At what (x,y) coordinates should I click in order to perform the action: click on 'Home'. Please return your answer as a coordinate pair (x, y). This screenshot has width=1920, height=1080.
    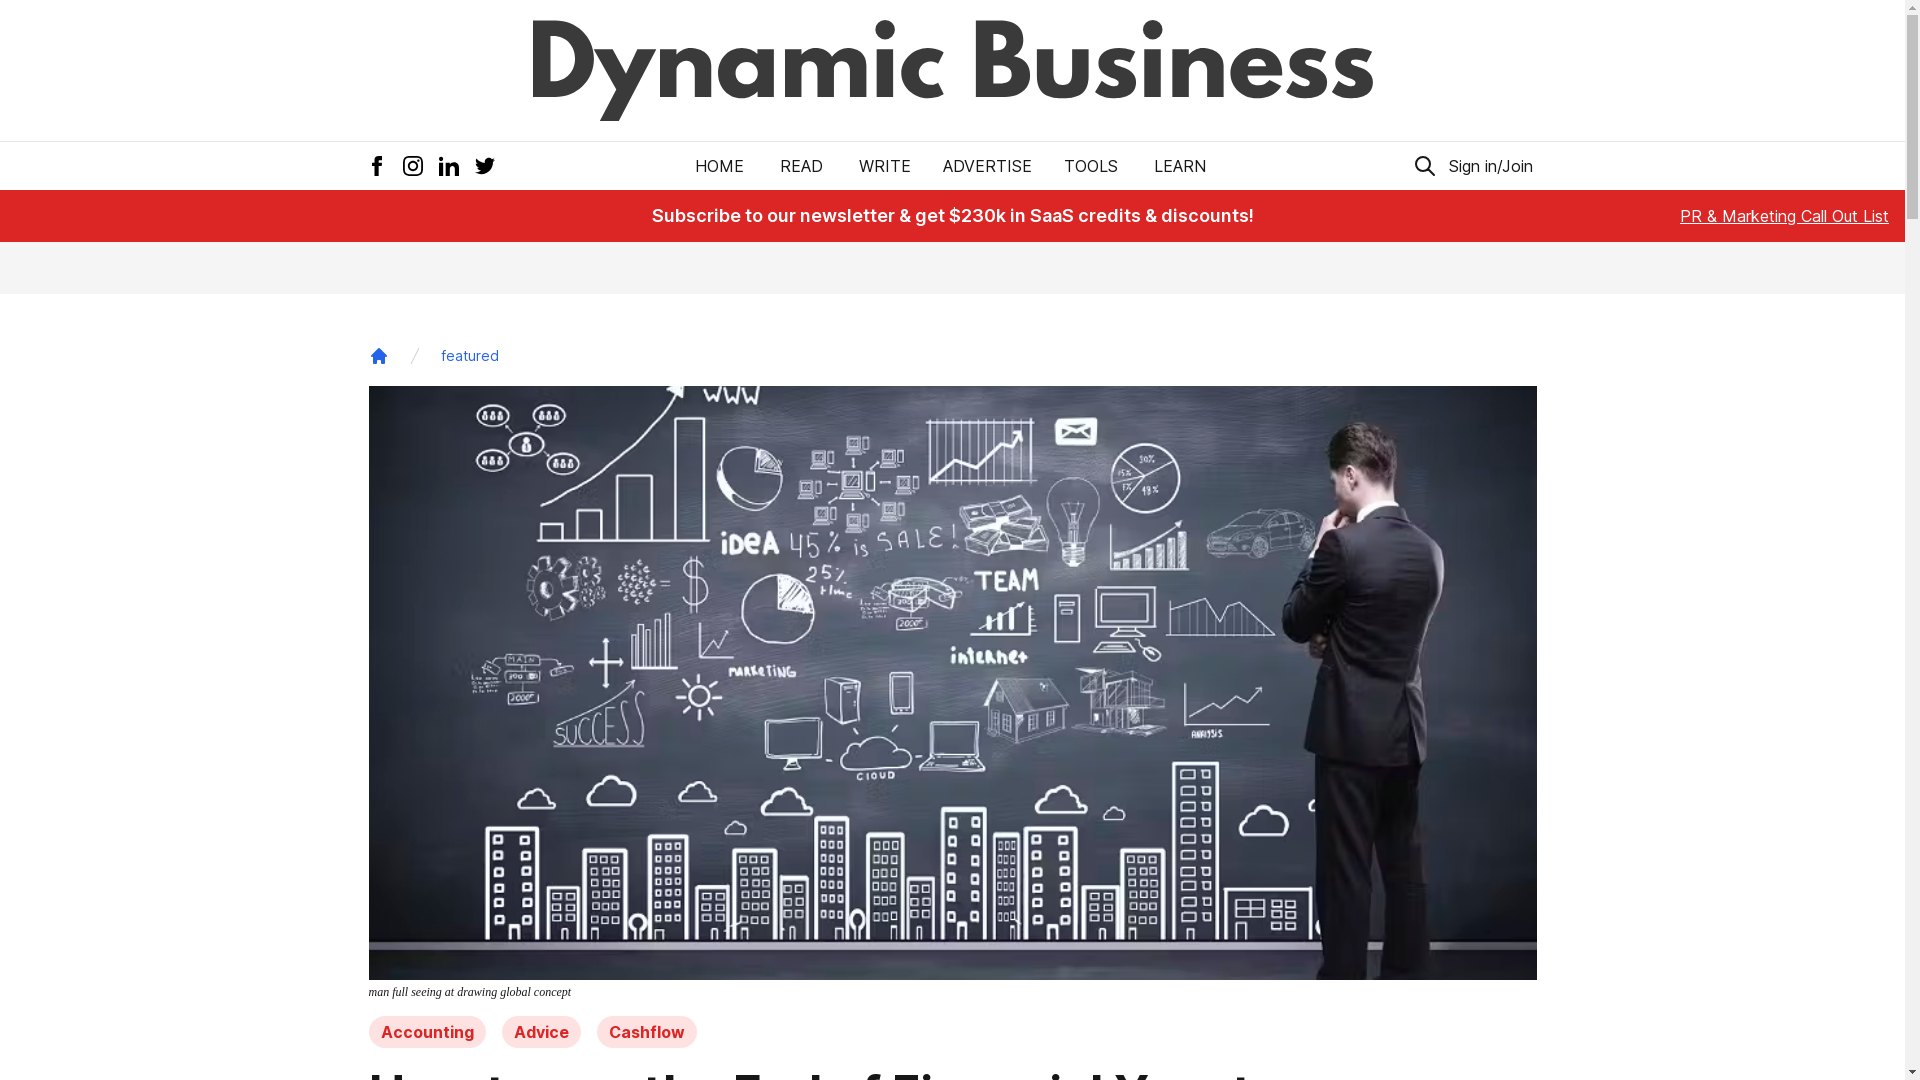
    Looking at the image, I should click on (378, 354).